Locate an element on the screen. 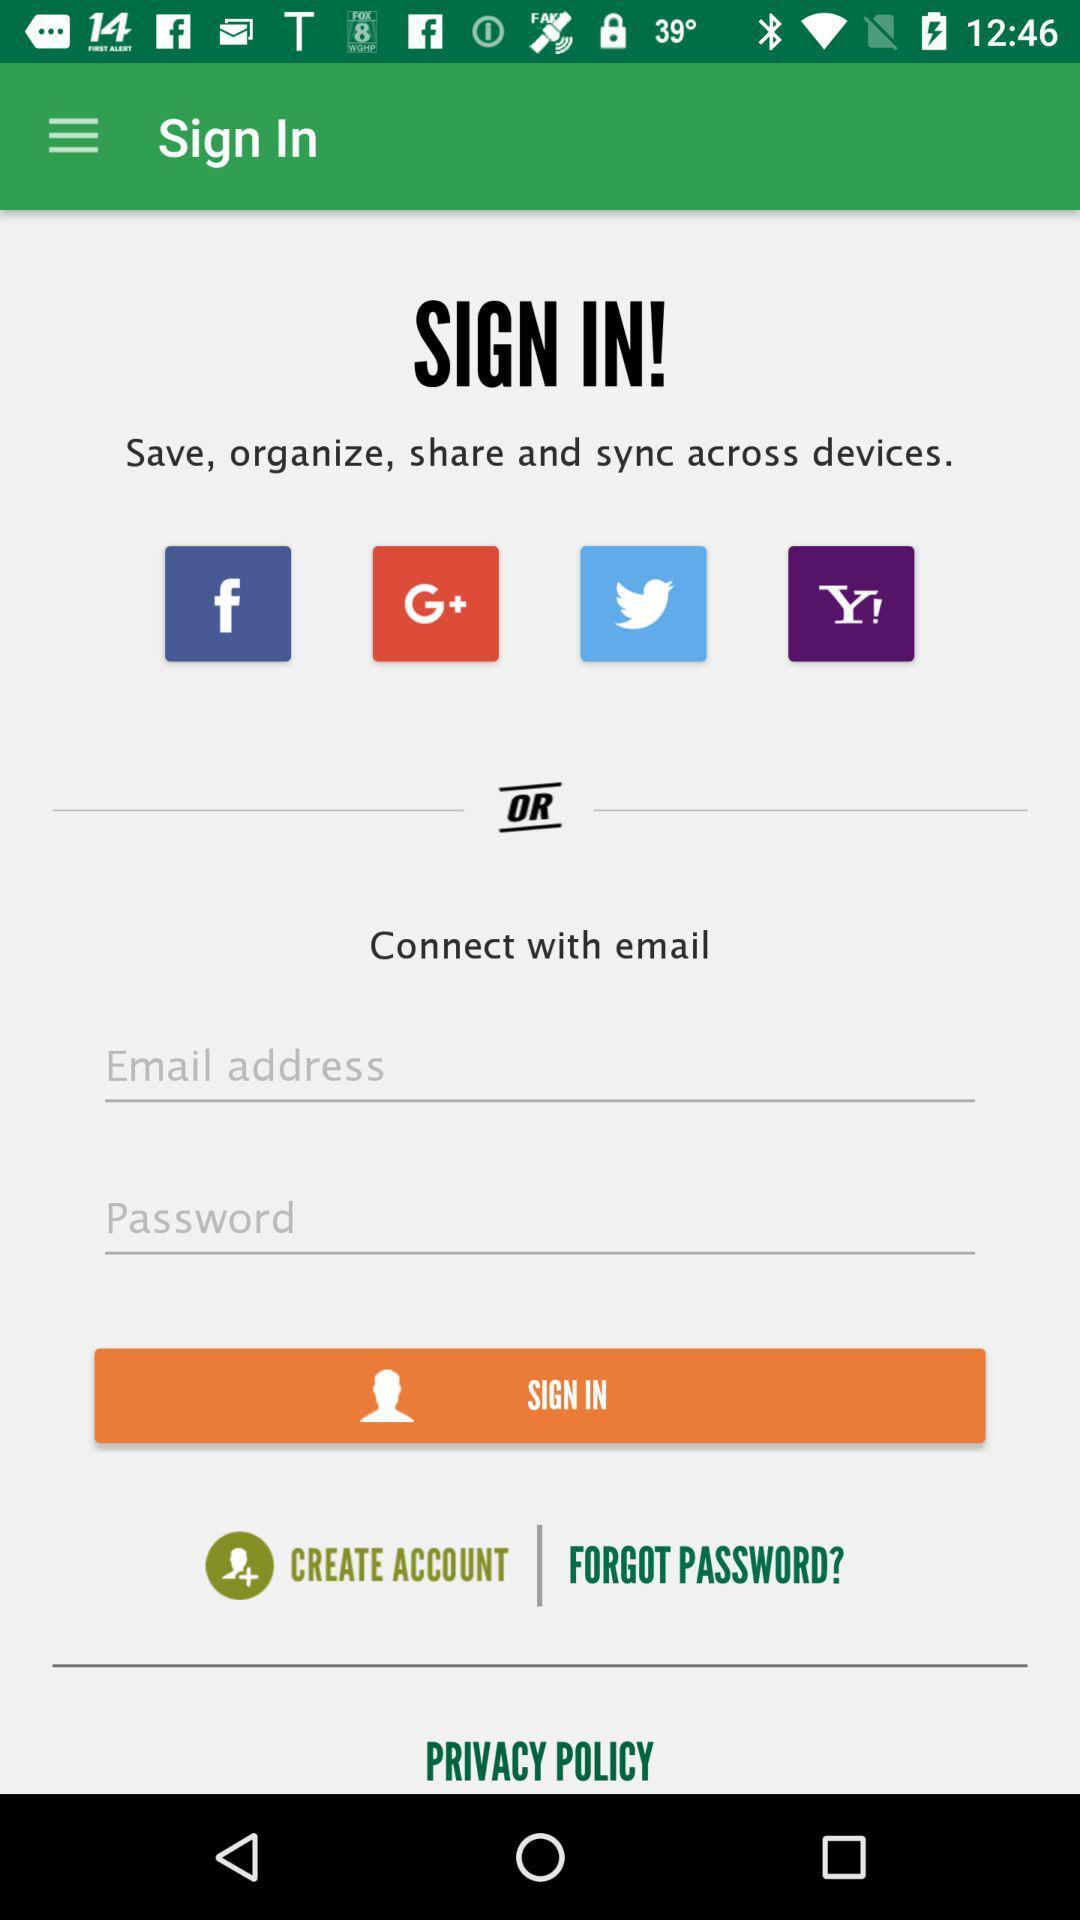 This screenshot has height=1920, width=1080. the google plus icon is located at coordinates (434, 602).